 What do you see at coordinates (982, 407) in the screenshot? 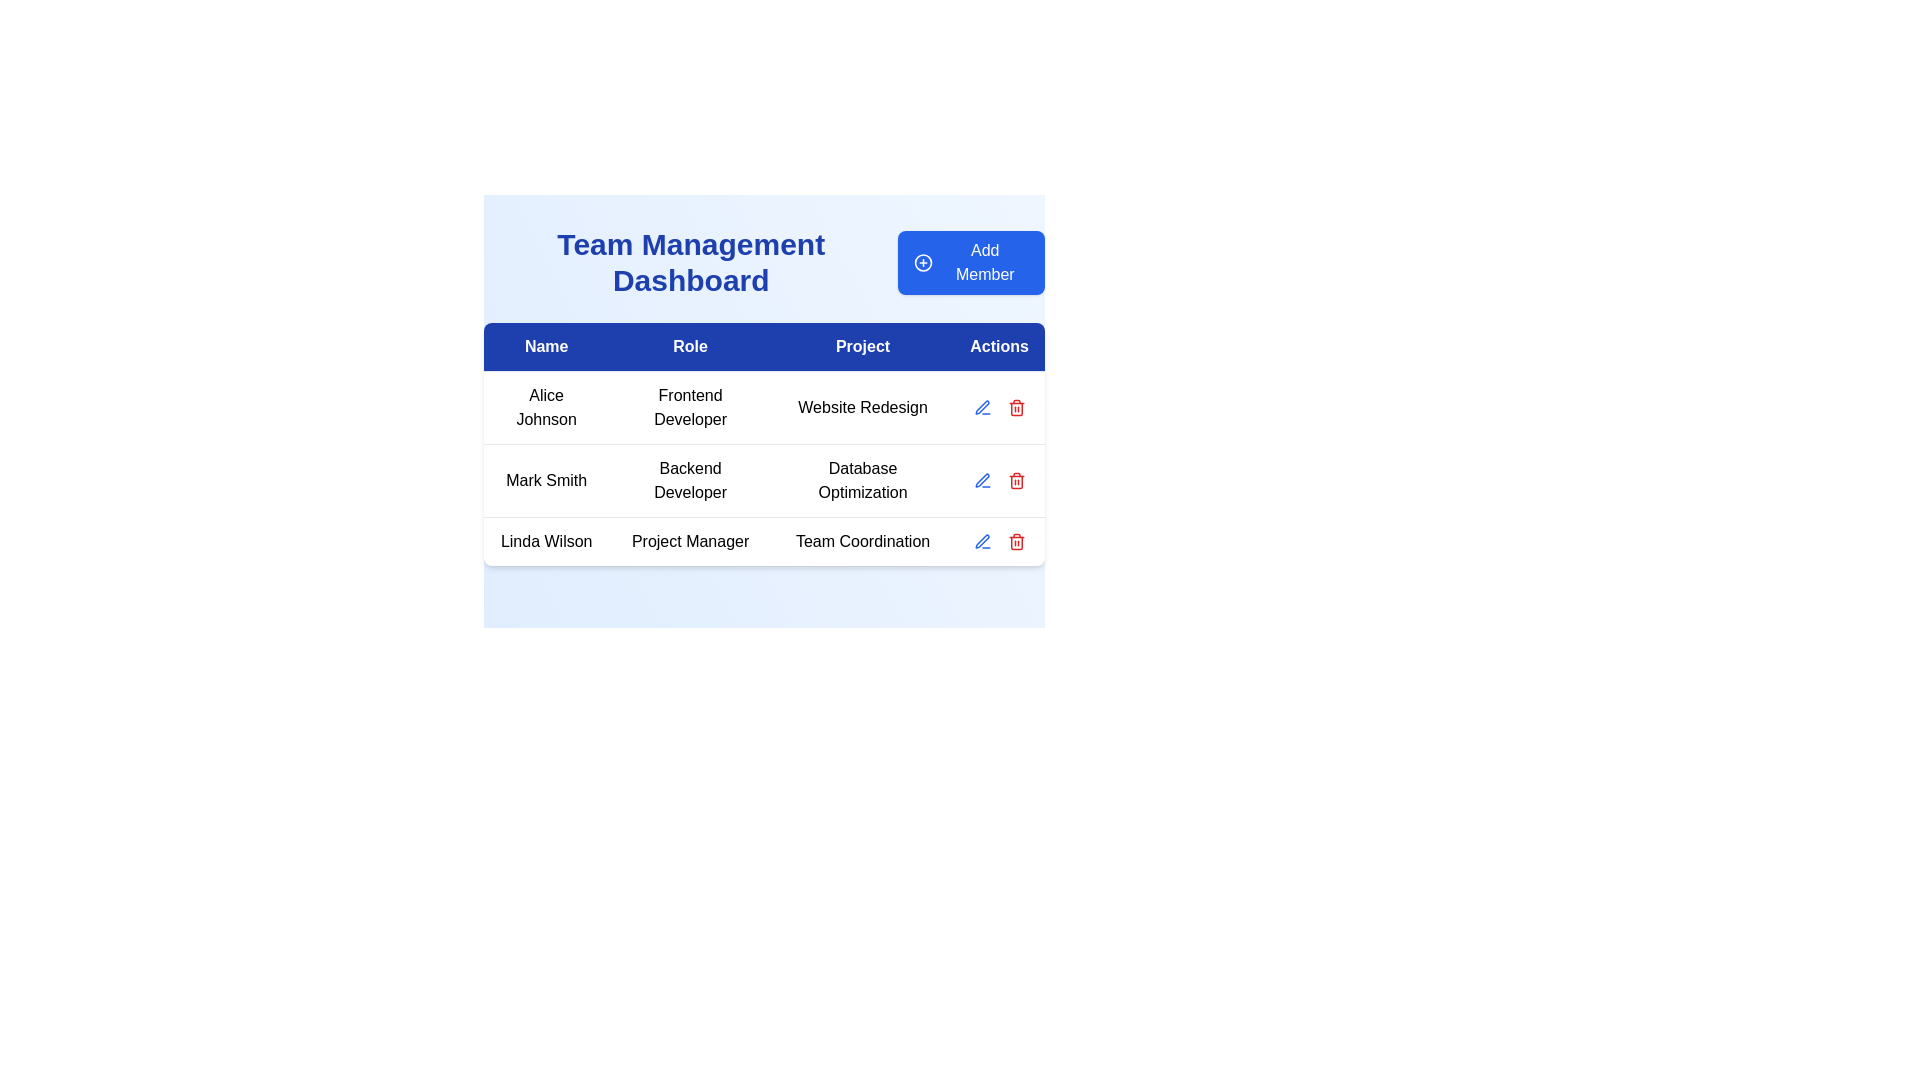
I see `the edit button located in the 'Actions' cell of the 'Backend Developer' row` at bounding box center [982, 407].